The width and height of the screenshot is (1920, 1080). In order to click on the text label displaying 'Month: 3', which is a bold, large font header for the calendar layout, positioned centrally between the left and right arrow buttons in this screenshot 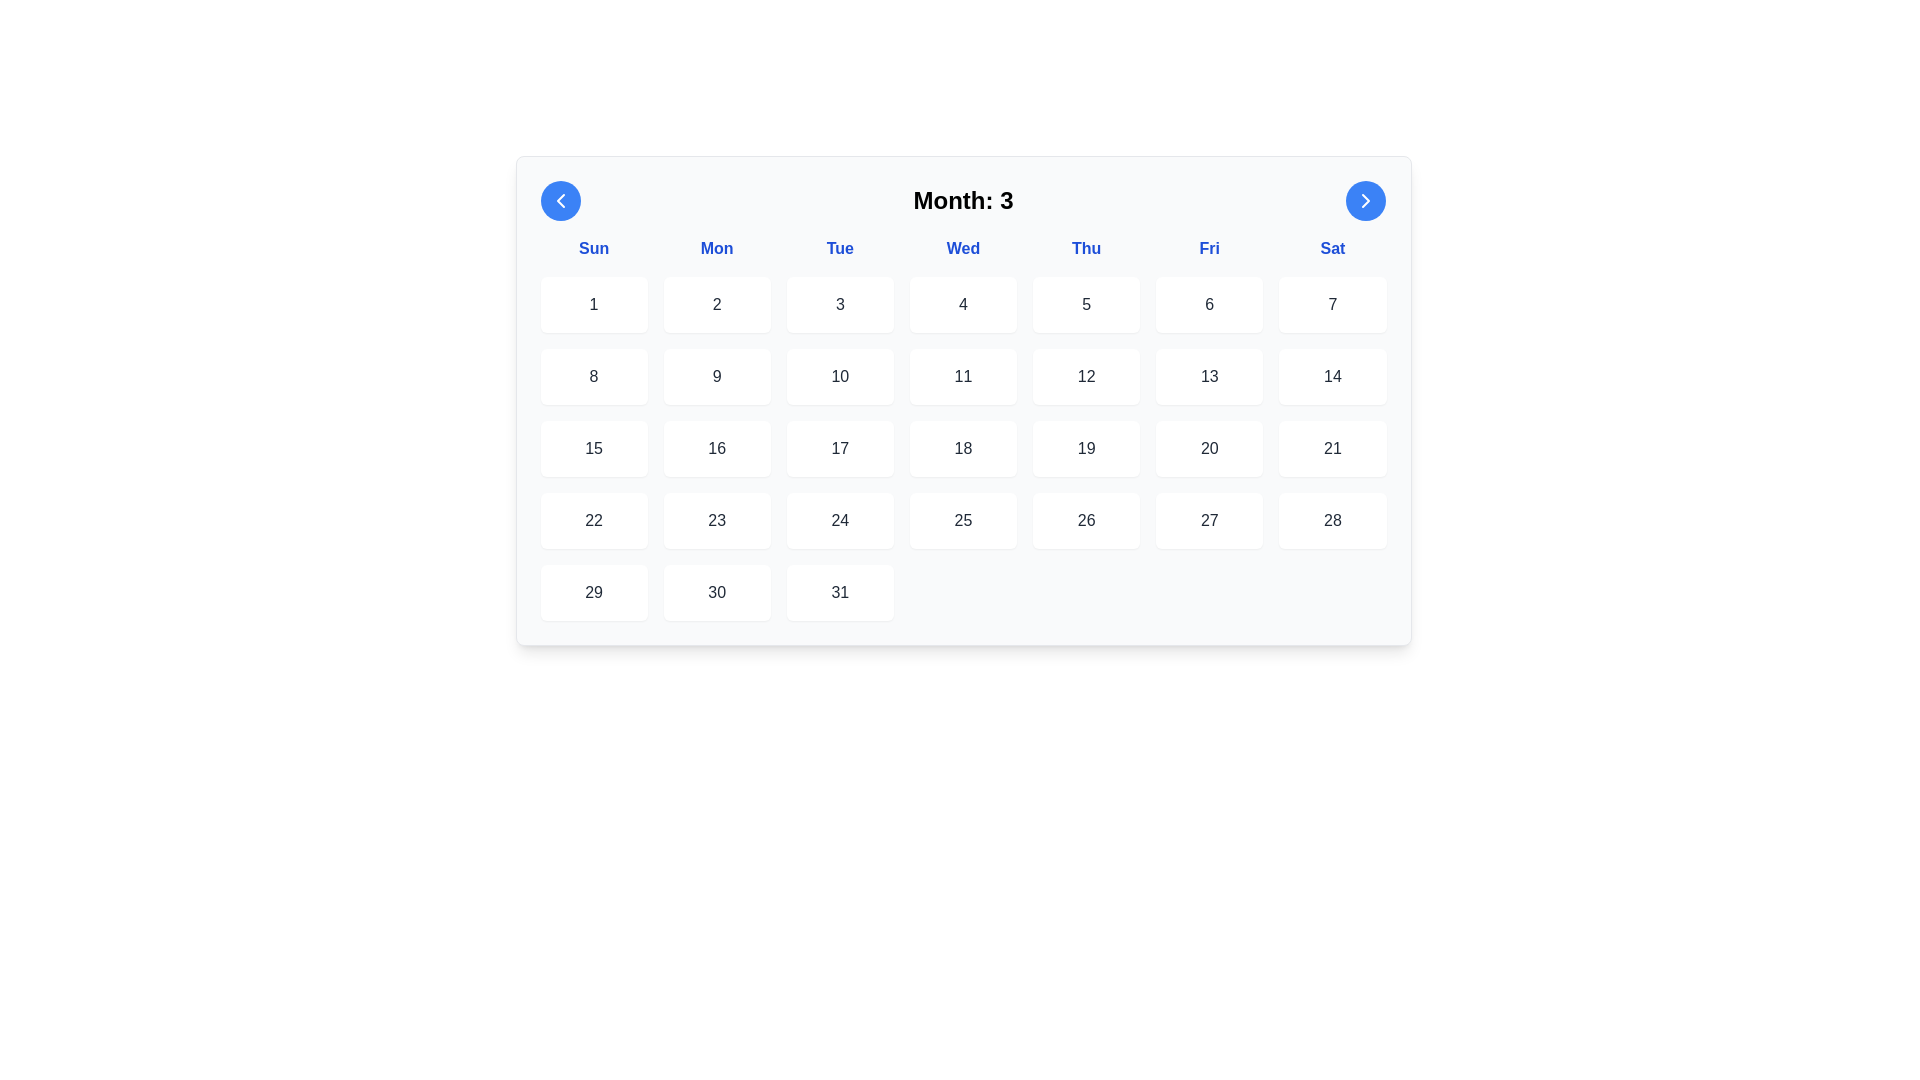, I will do `click(963, 200)`.